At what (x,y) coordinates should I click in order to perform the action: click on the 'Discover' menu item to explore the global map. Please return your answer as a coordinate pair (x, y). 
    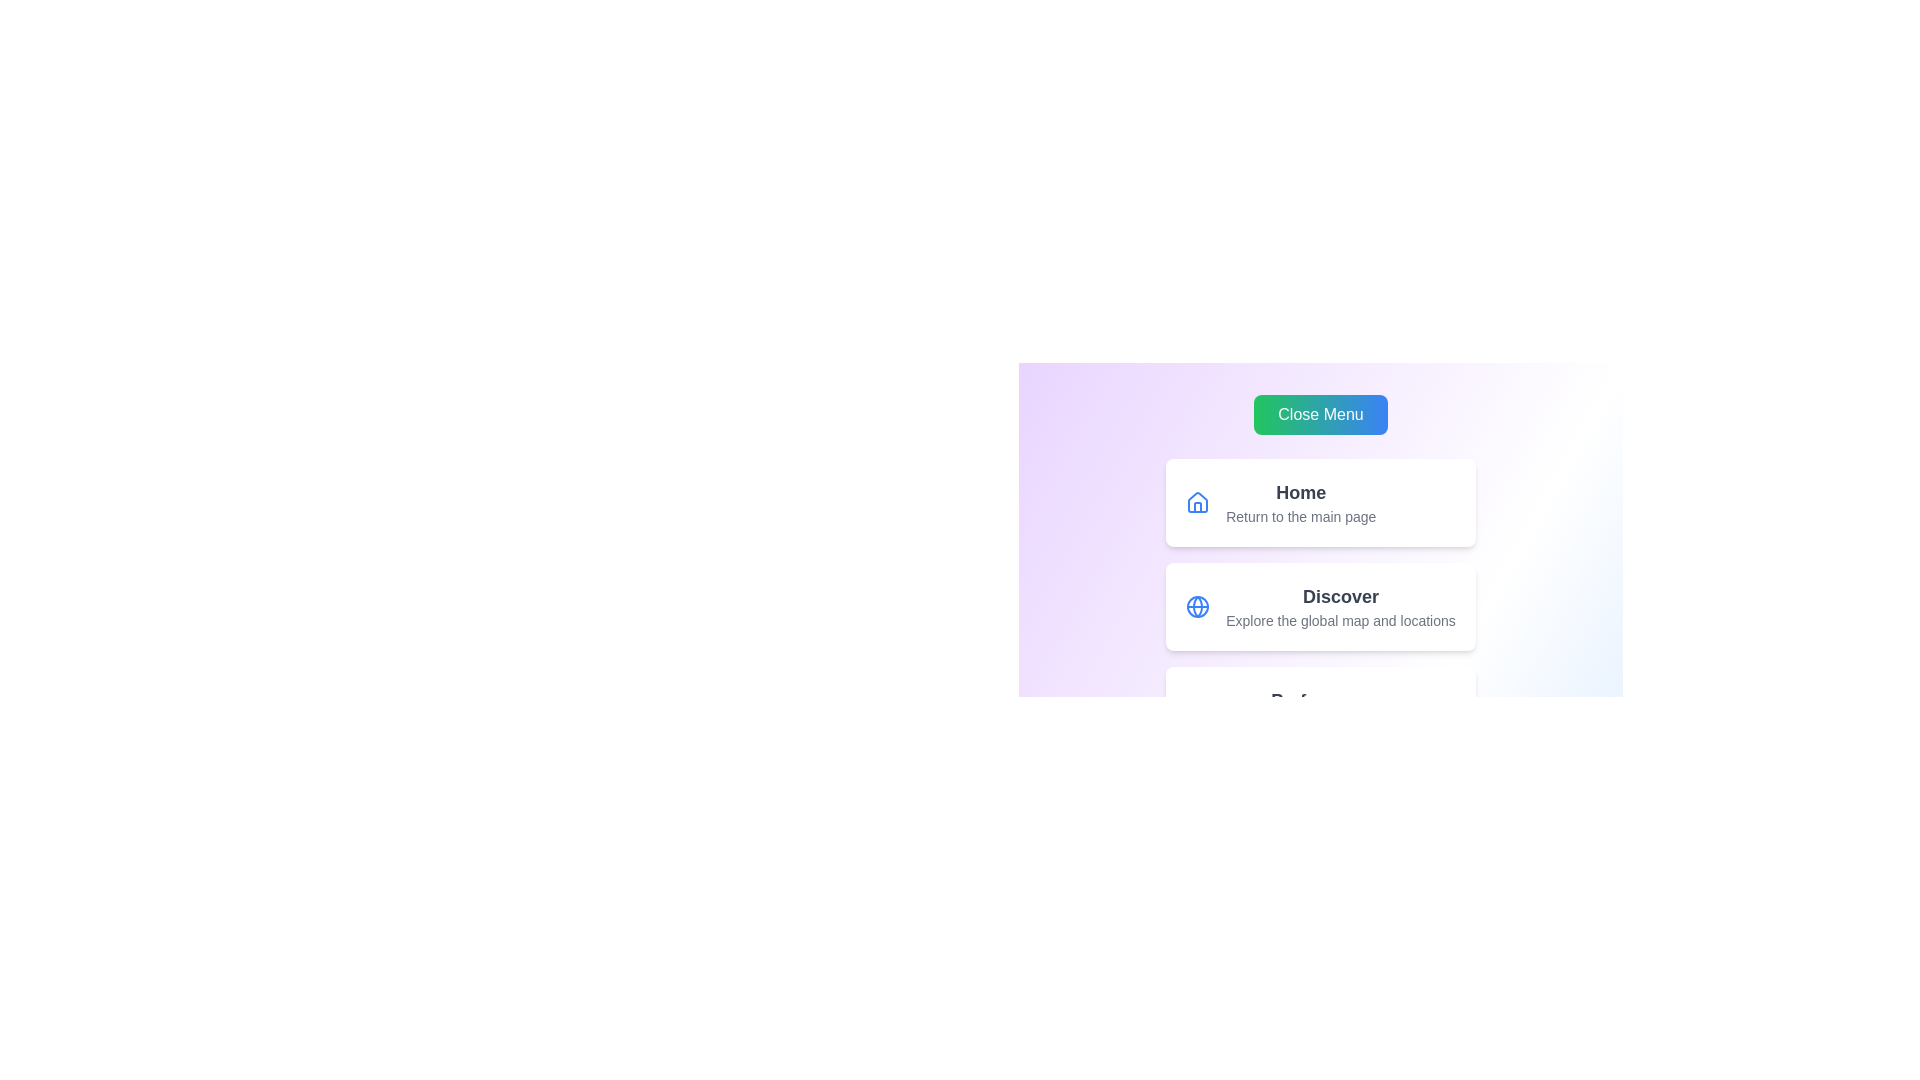
    Looking at the image, I should click on (1320, 605).